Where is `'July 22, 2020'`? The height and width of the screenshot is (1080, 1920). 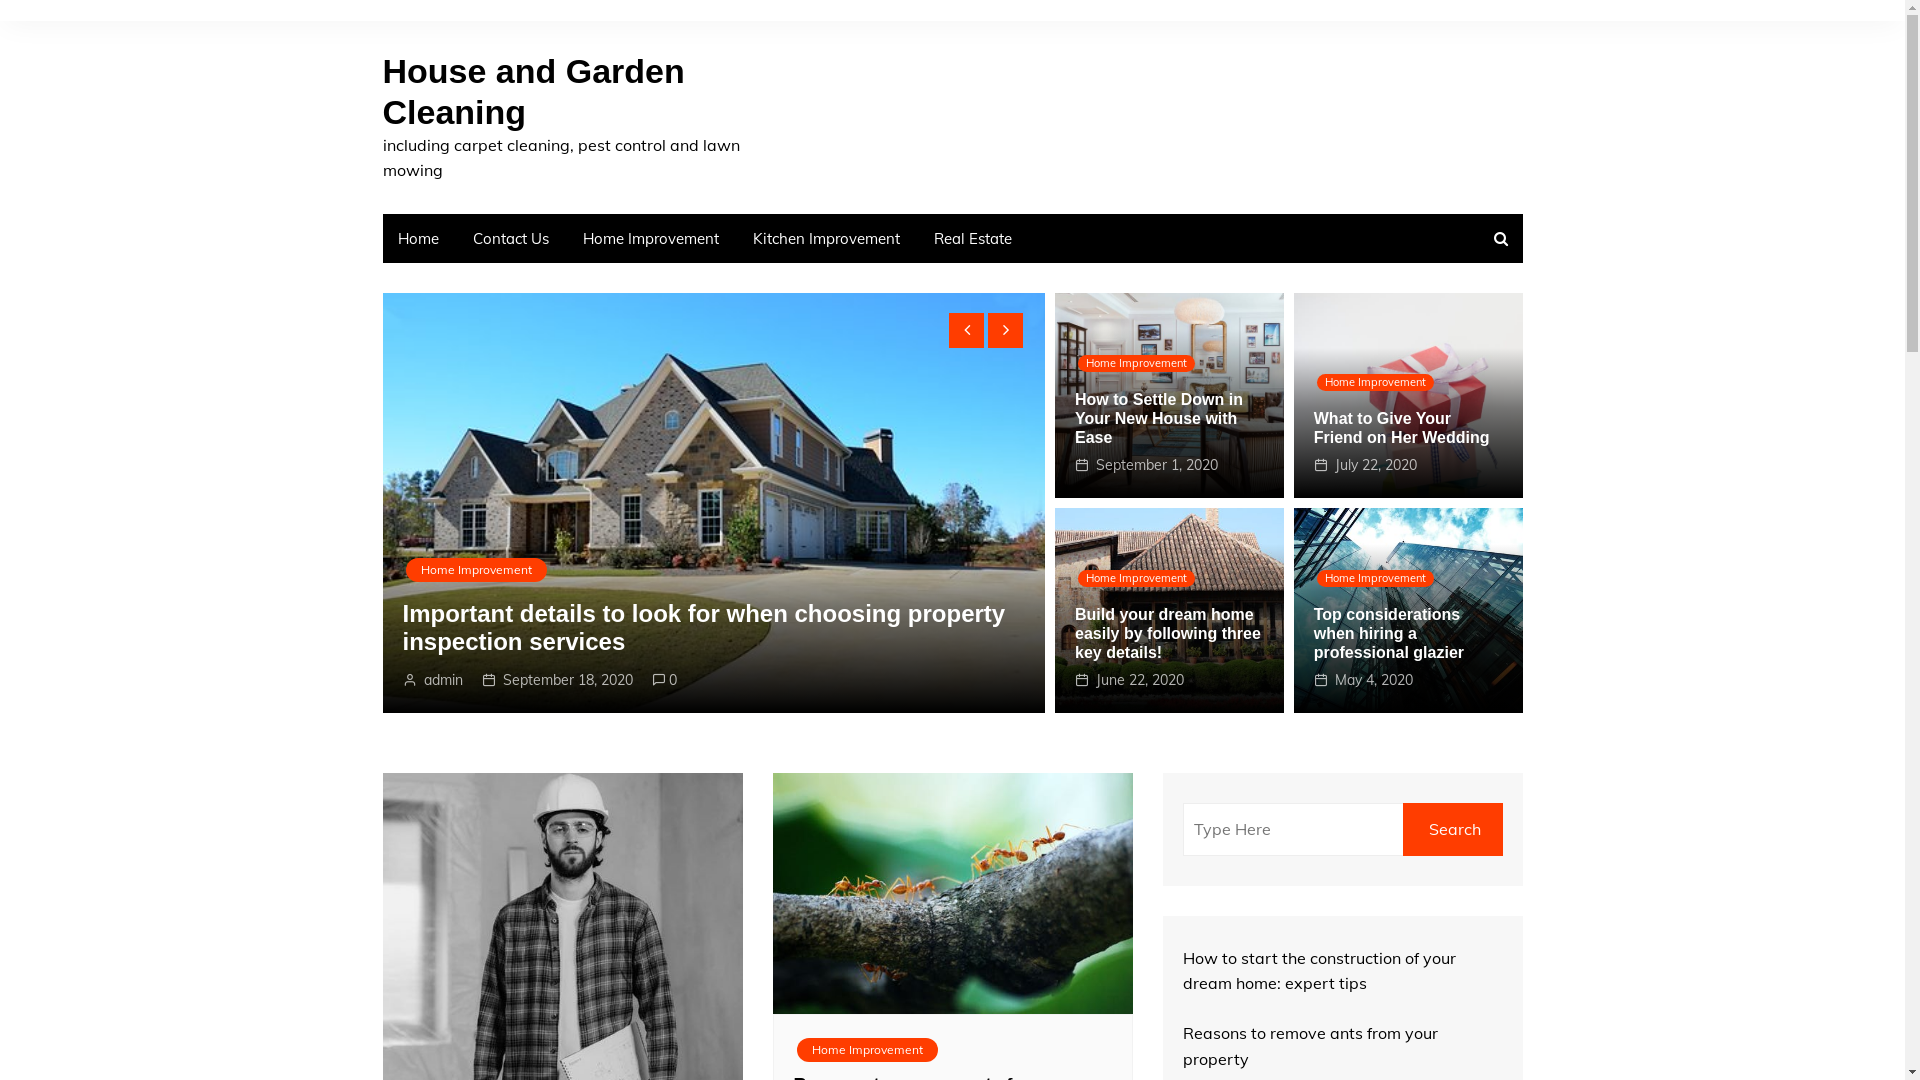
'July 22, 2020' is located at coordinates (1334, 465).